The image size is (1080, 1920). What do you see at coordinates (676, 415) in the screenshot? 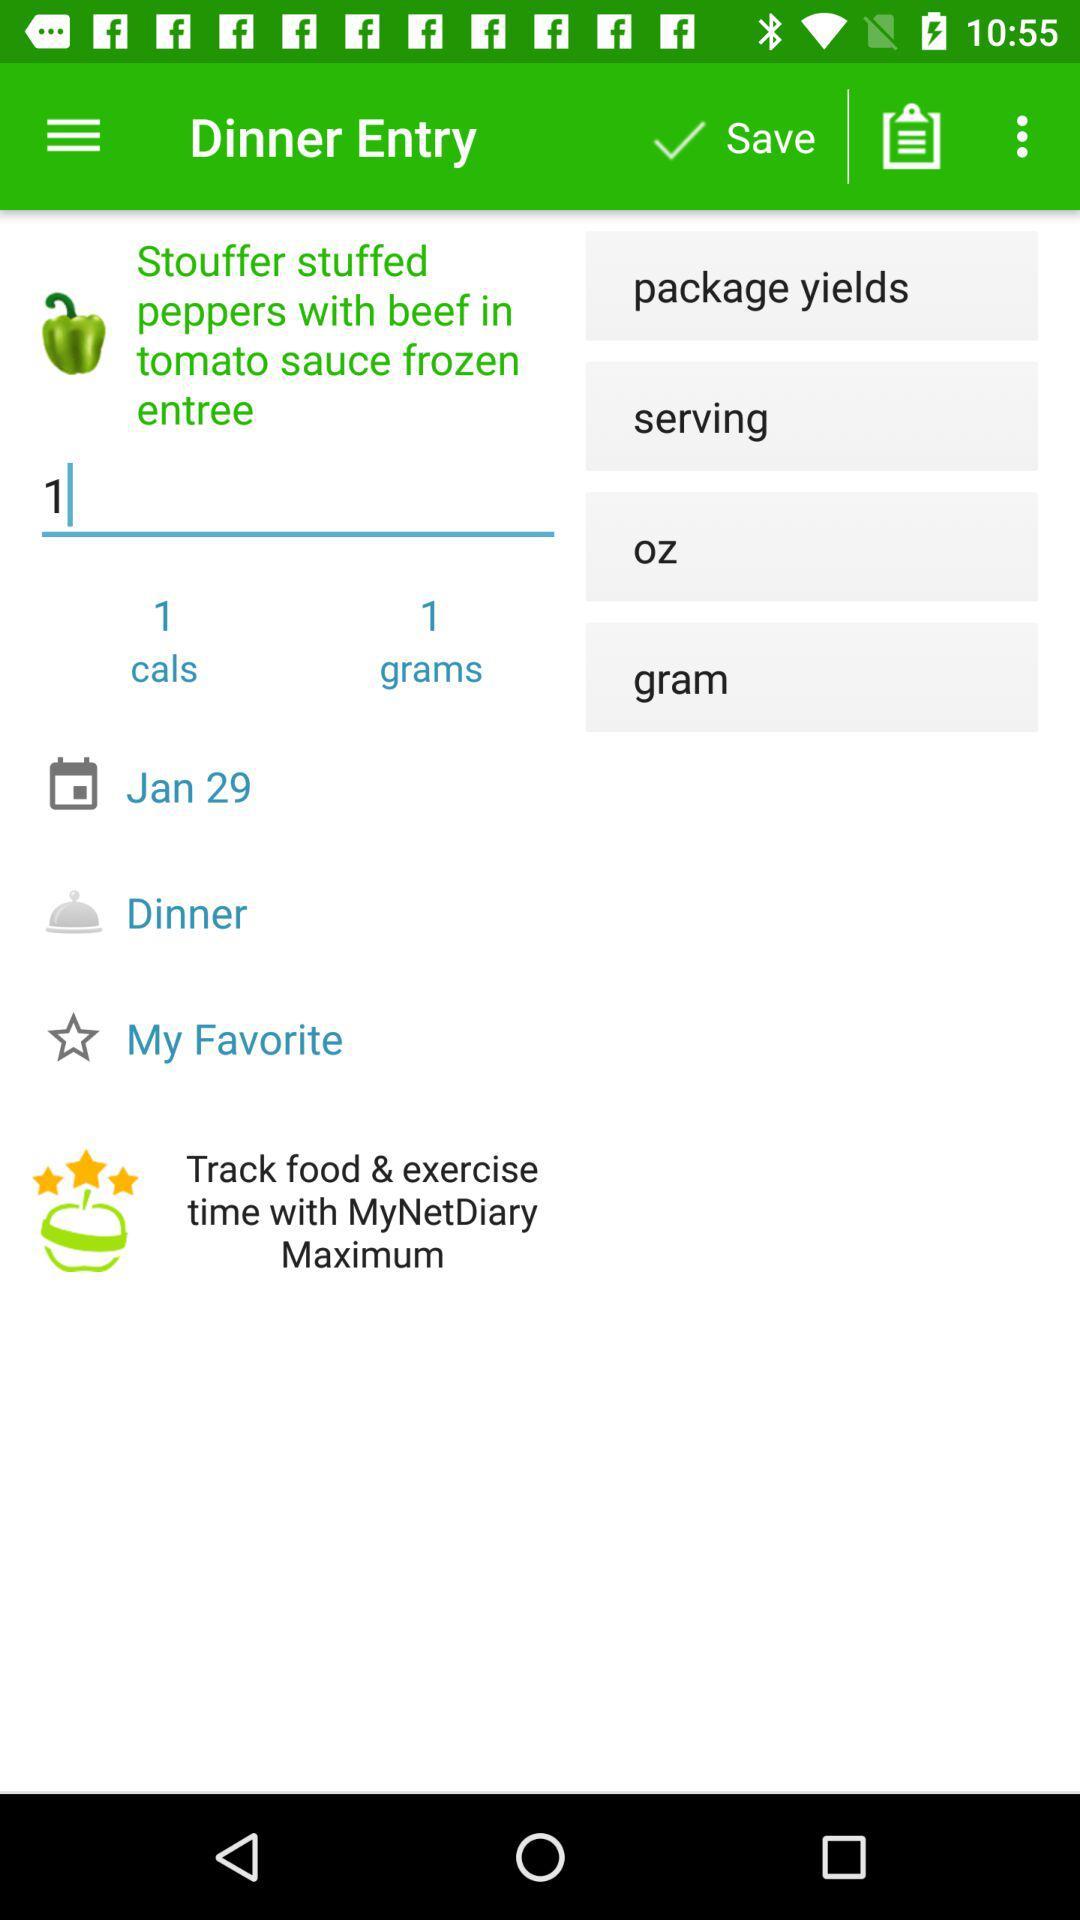
I see `the icon next to stouffer stuffed peppers` at bounding box center [676, 415].